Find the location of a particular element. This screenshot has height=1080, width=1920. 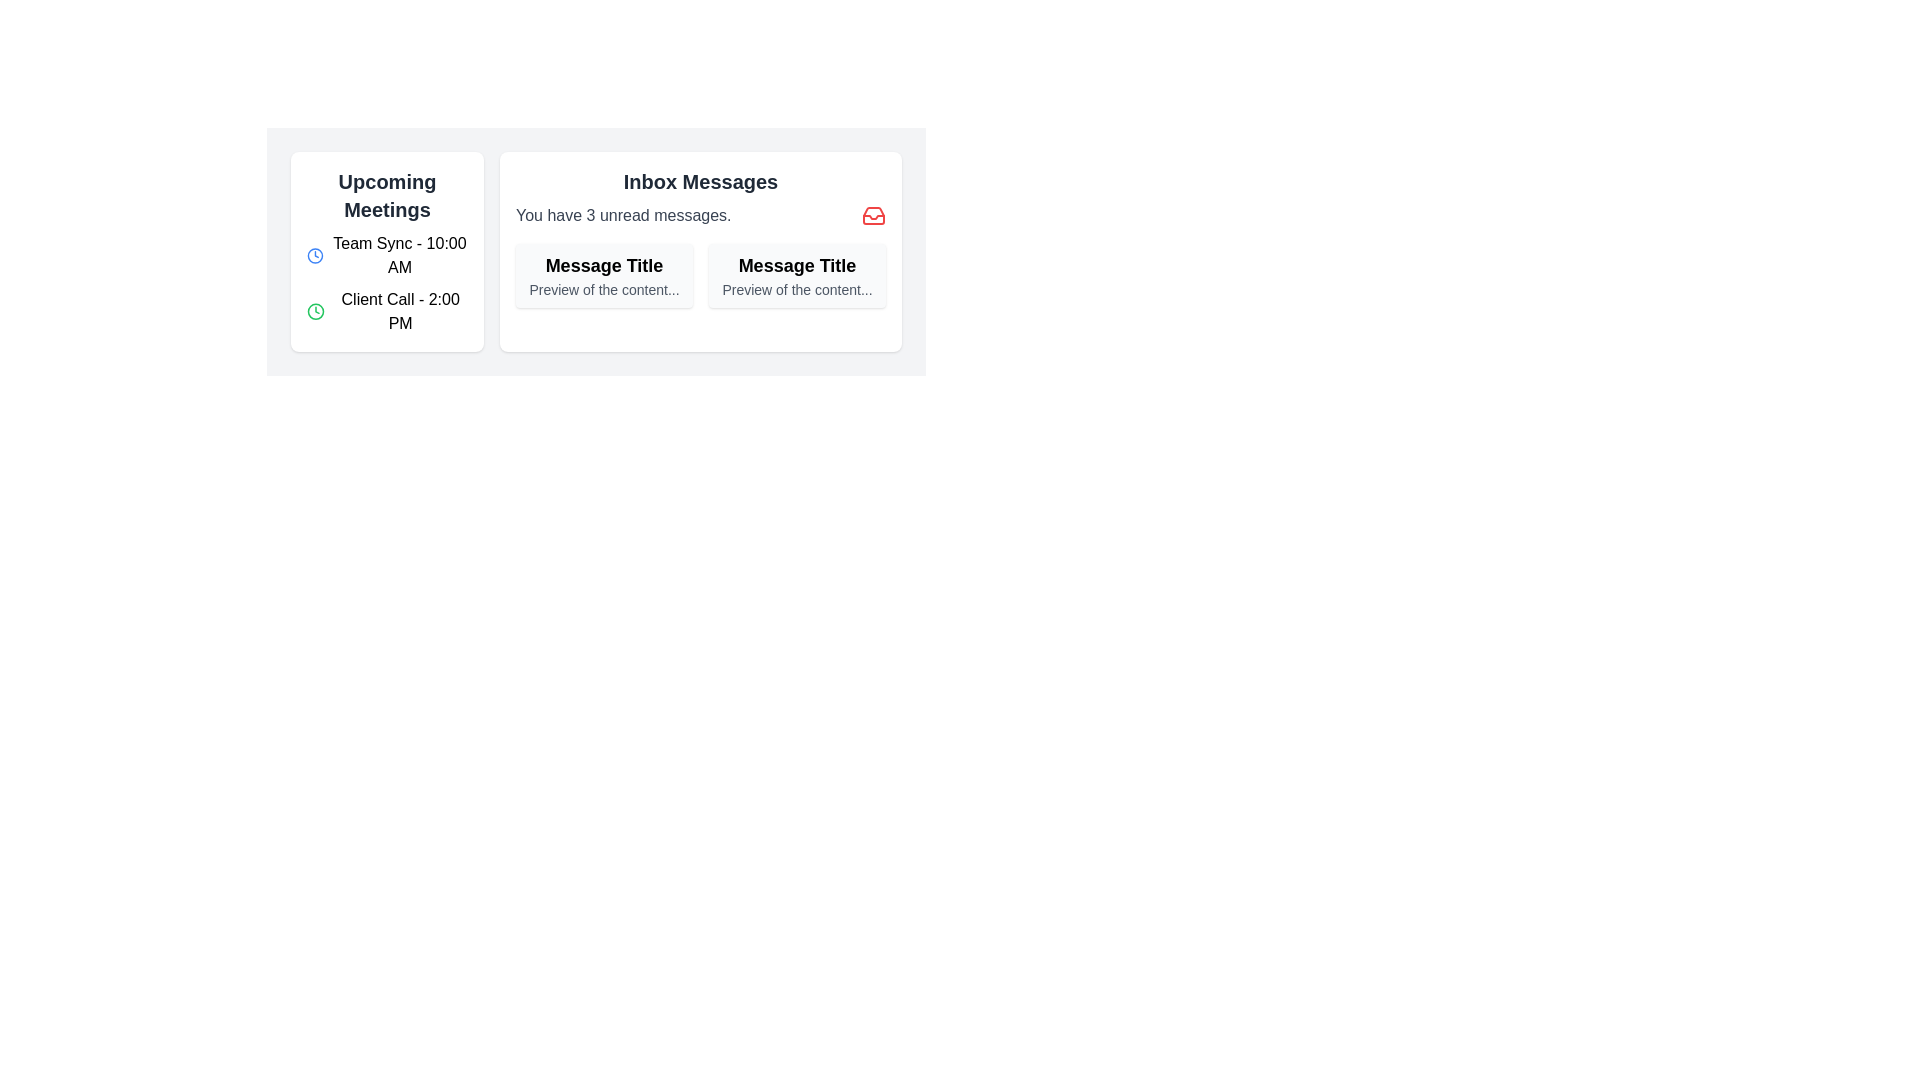

the circular clock icon with a blue outline located to the left of the text 'Team Sync - 10:00 AM' in the 'Upcoming Meetings' section is located at coordinates (314, 254).